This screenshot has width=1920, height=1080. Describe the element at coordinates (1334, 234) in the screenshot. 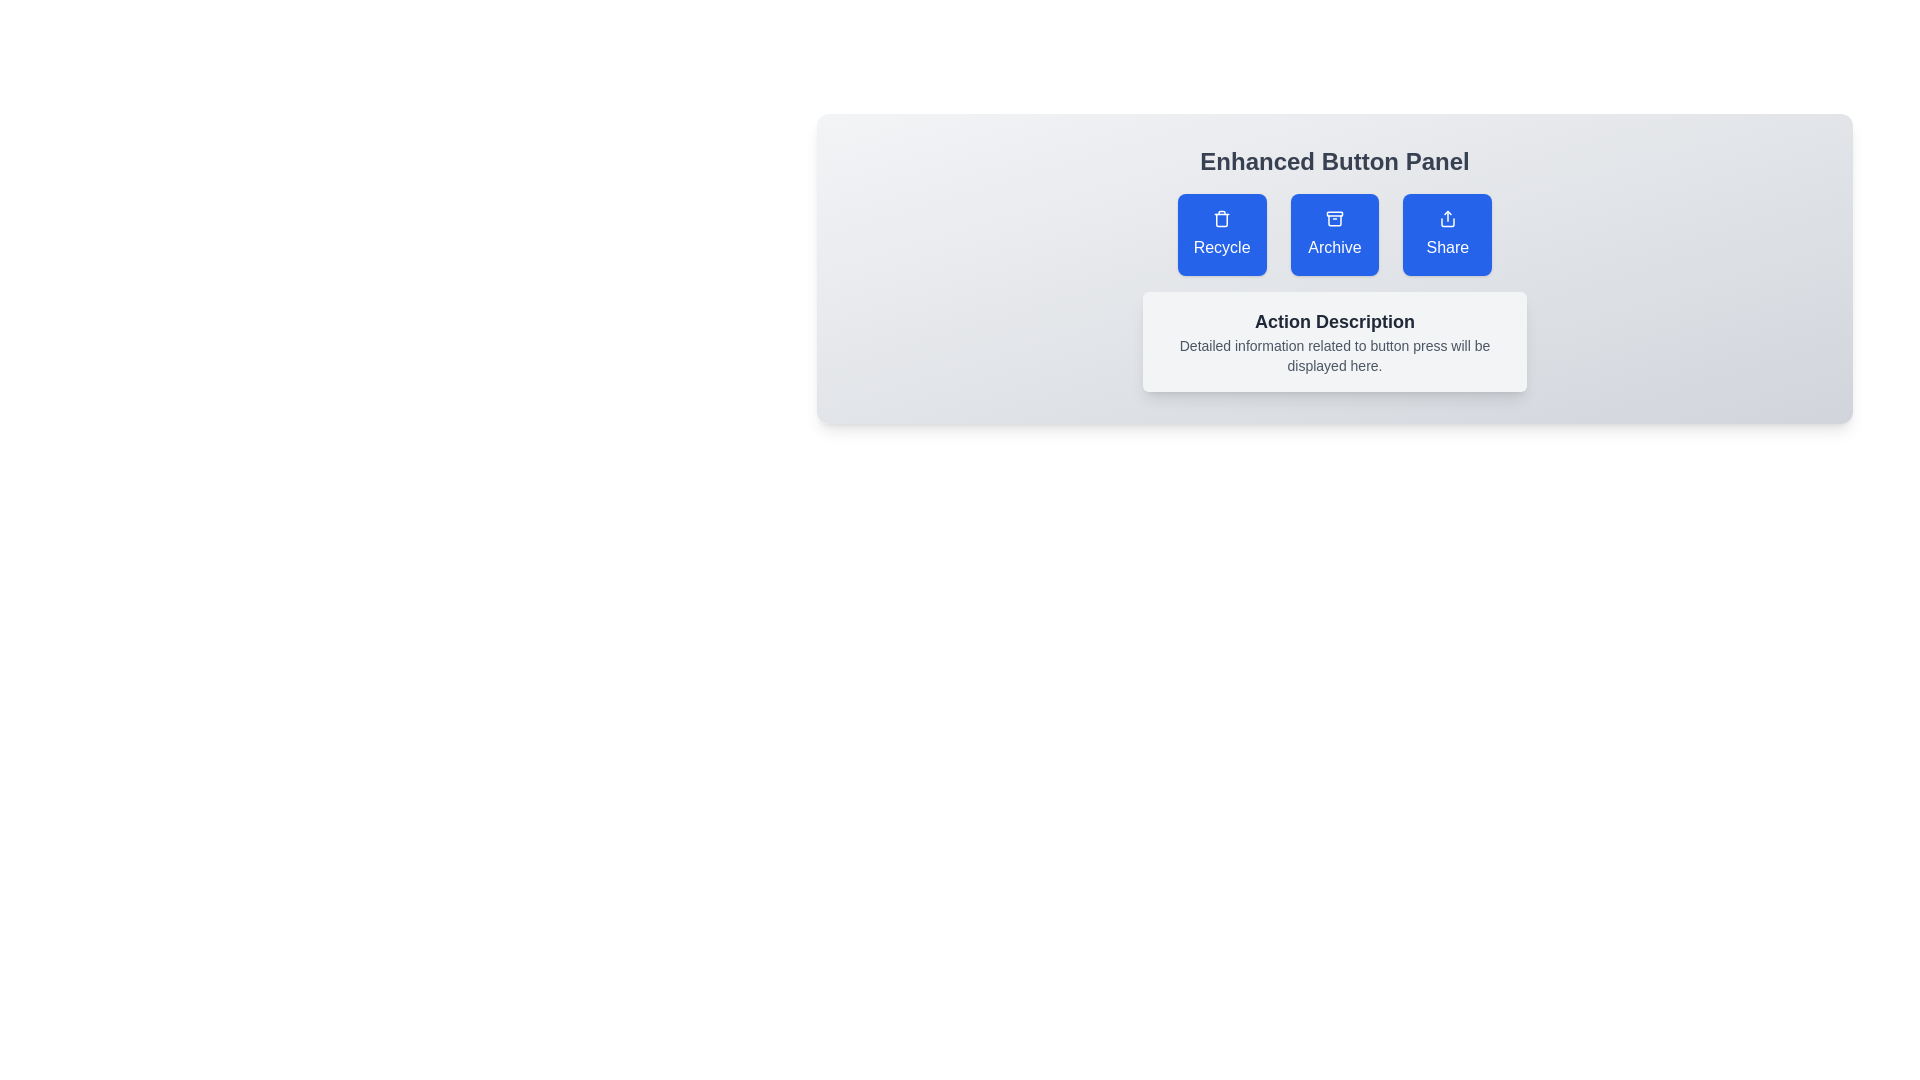

I see `the 'Archive' button, which is a blue rectangular button with a white archive icon and the label 'Archive' below it, located in the middle of a three-button grid under the heading 'Enhanced Button Panel'` at that location.